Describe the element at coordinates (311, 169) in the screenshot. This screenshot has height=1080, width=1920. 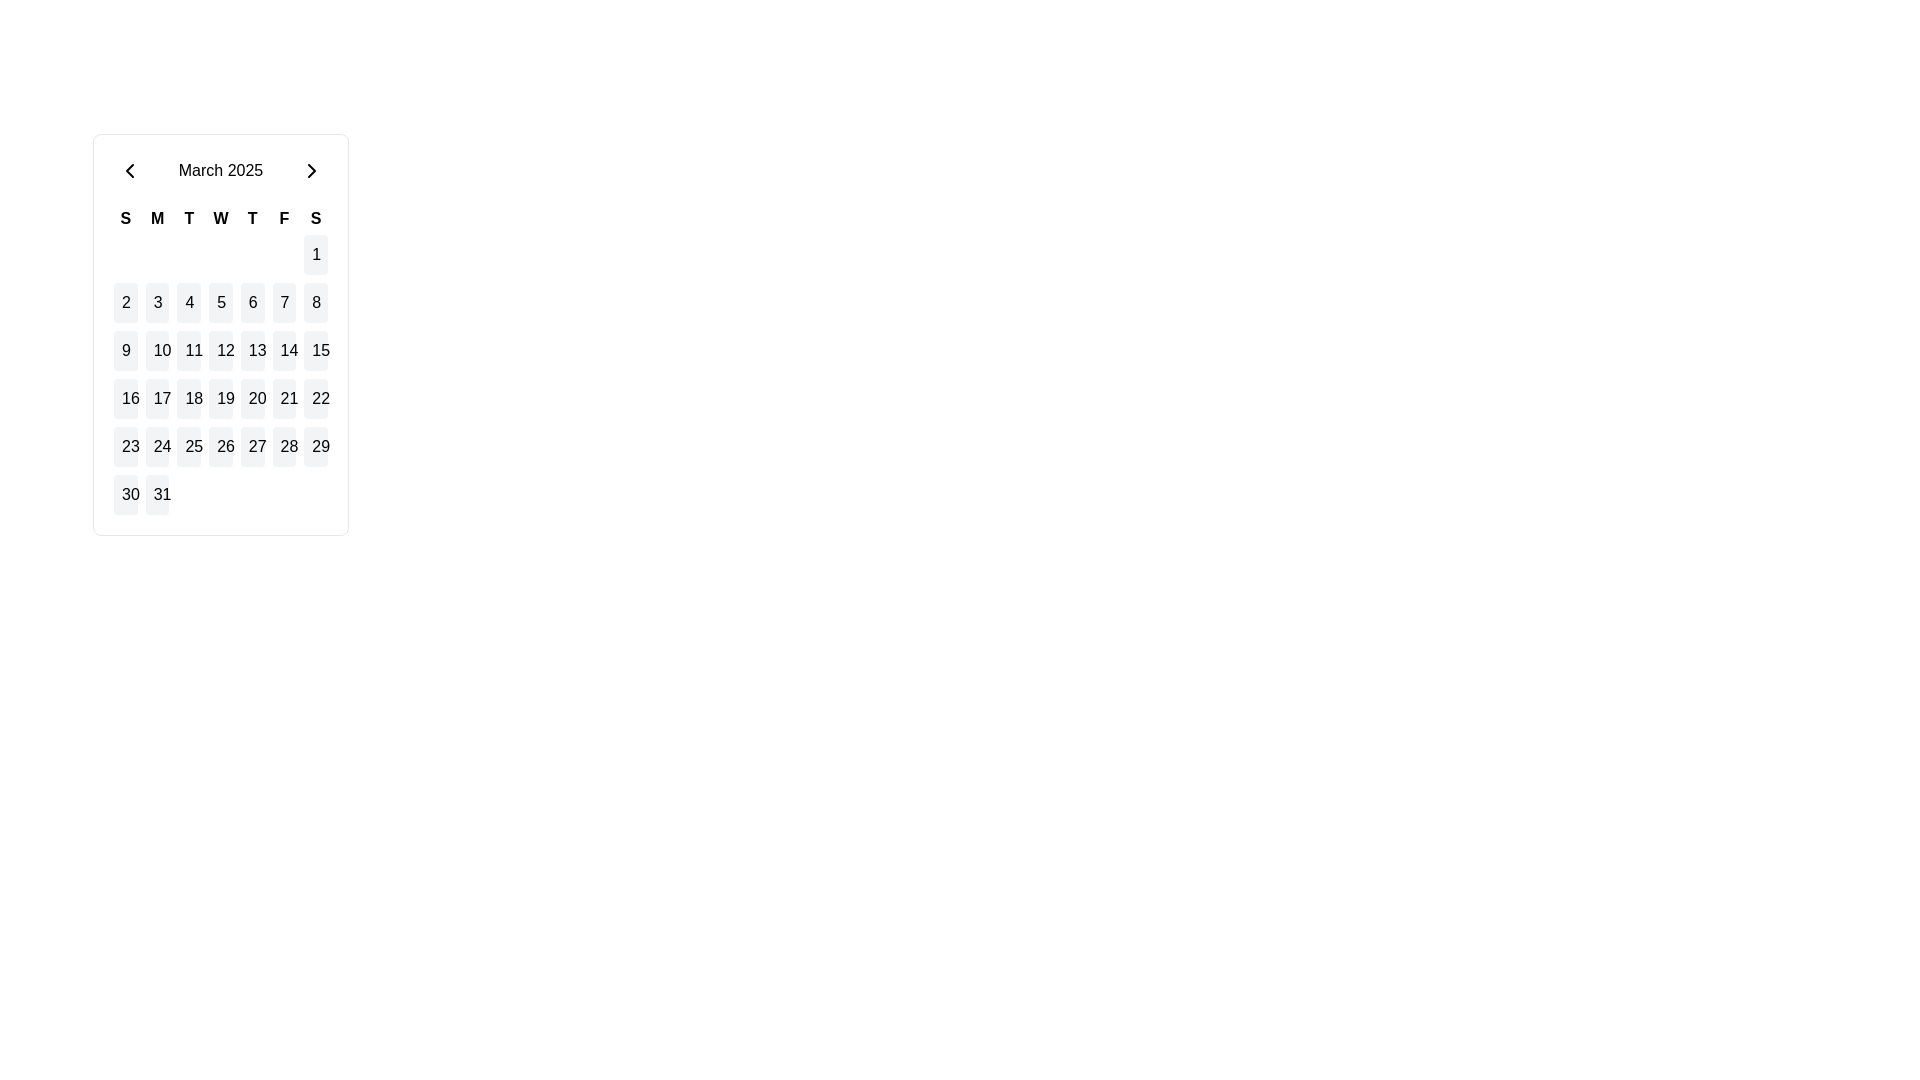
I see `the chevron icon to the right of the month label 'March 2025' in the calendar interface` at that location.